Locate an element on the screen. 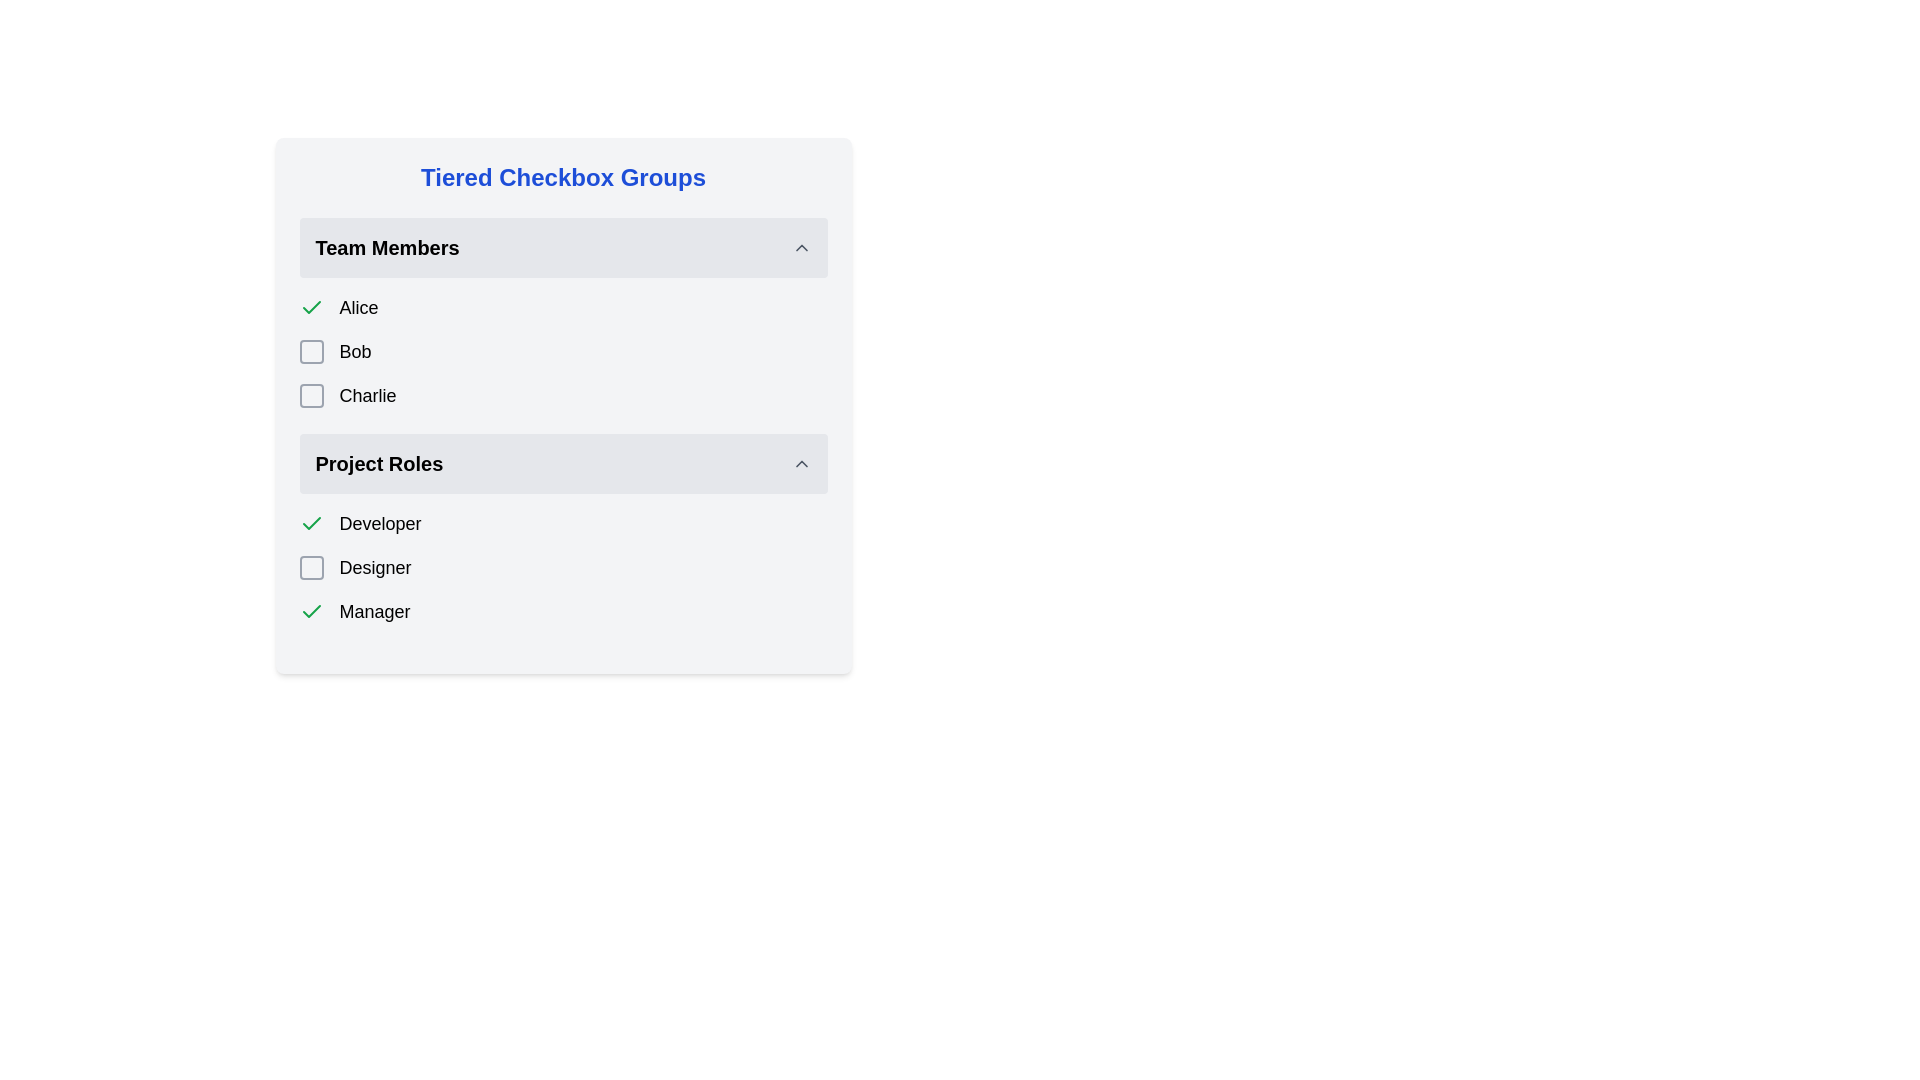 Image resolution: width=1920 pixels, height=1080 pixels. to select the checkbox located in the 'Team Members' section, which is the small square checkbox with a gray border preceding the label 'Bob' is located at coordinates (310, 350).